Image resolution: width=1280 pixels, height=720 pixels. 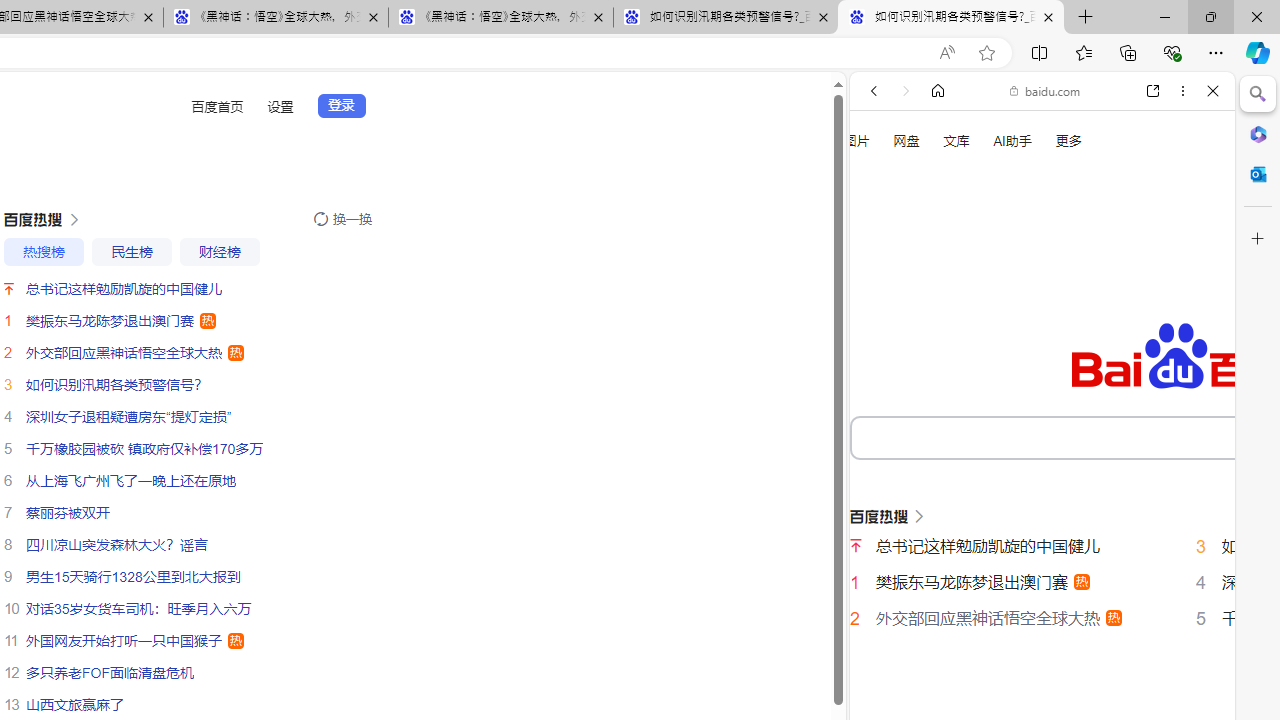 What do you see at coordinates (1041, 627) in the screenshot?
I see `'English (Uk)'` at bounding box center [1041, 627].